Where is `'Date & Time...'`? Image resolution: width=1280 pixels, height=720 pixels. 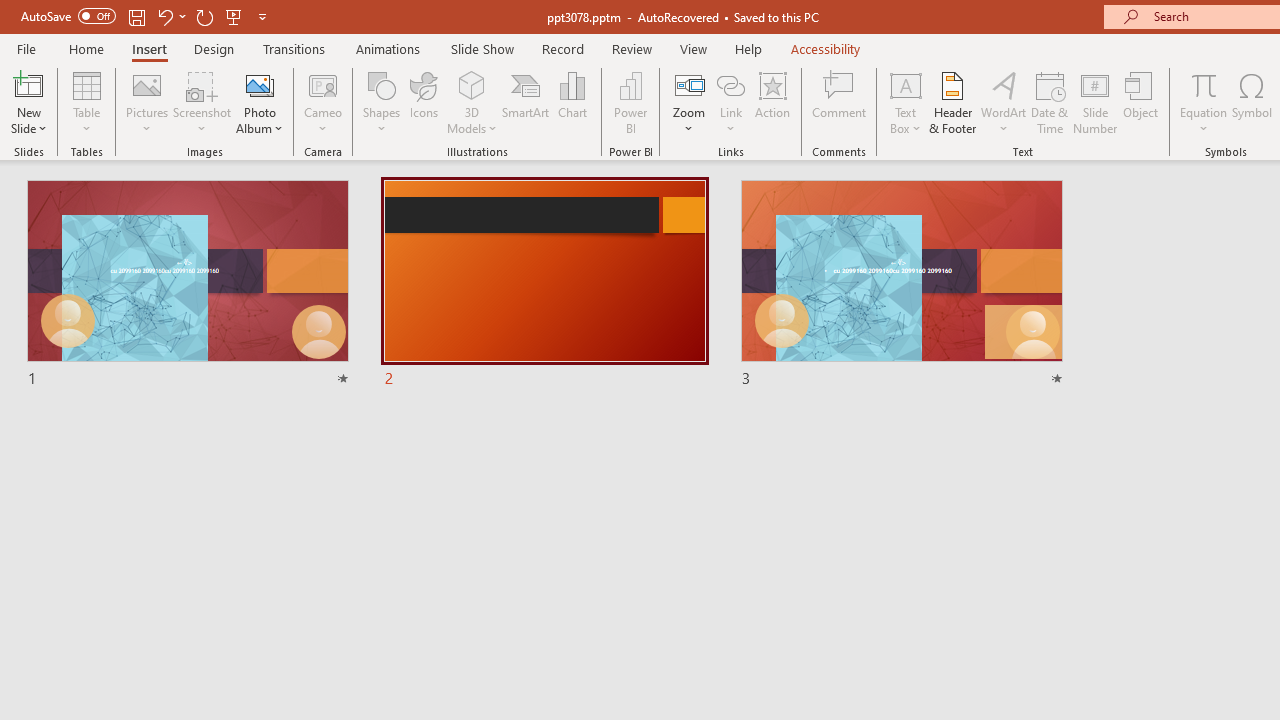 'Date & Time...' is located at coordinates (1049, 103).